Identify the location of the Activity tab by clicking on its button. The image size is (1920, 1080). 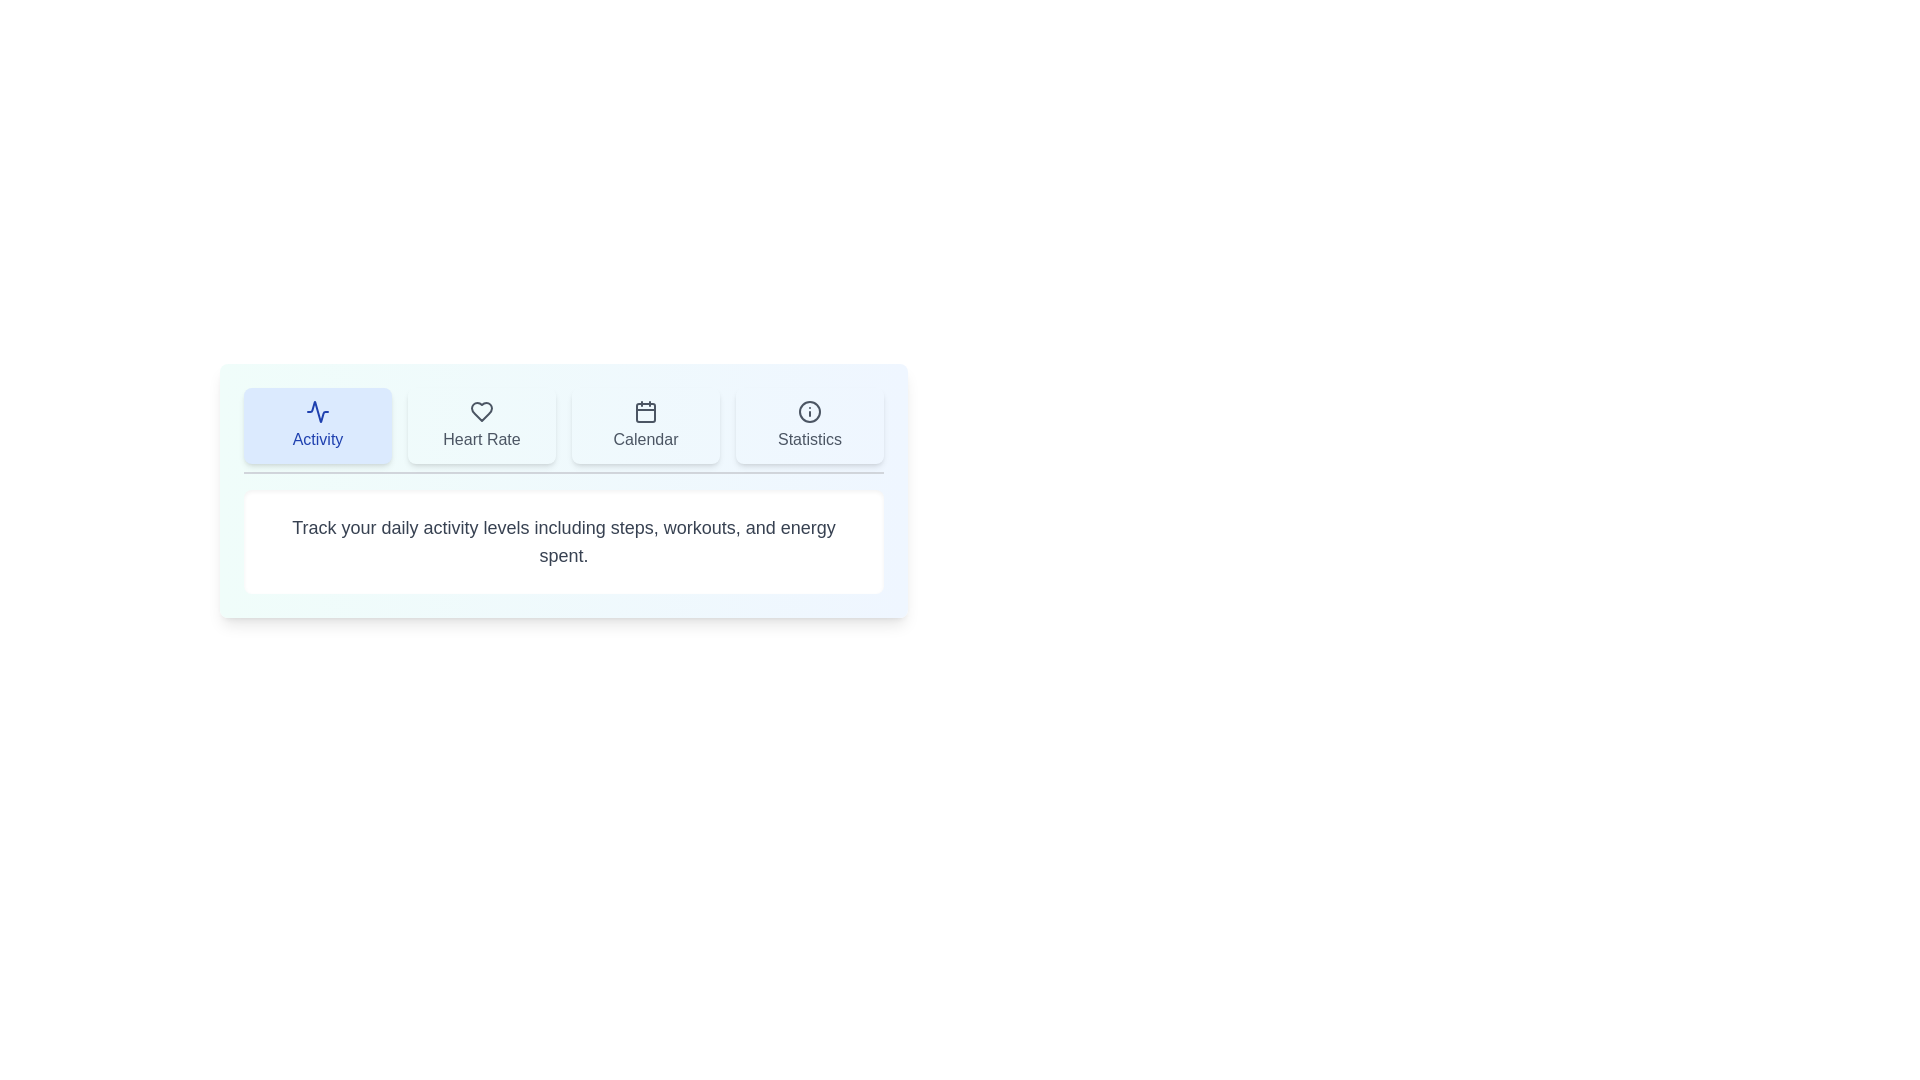
(316, 424).